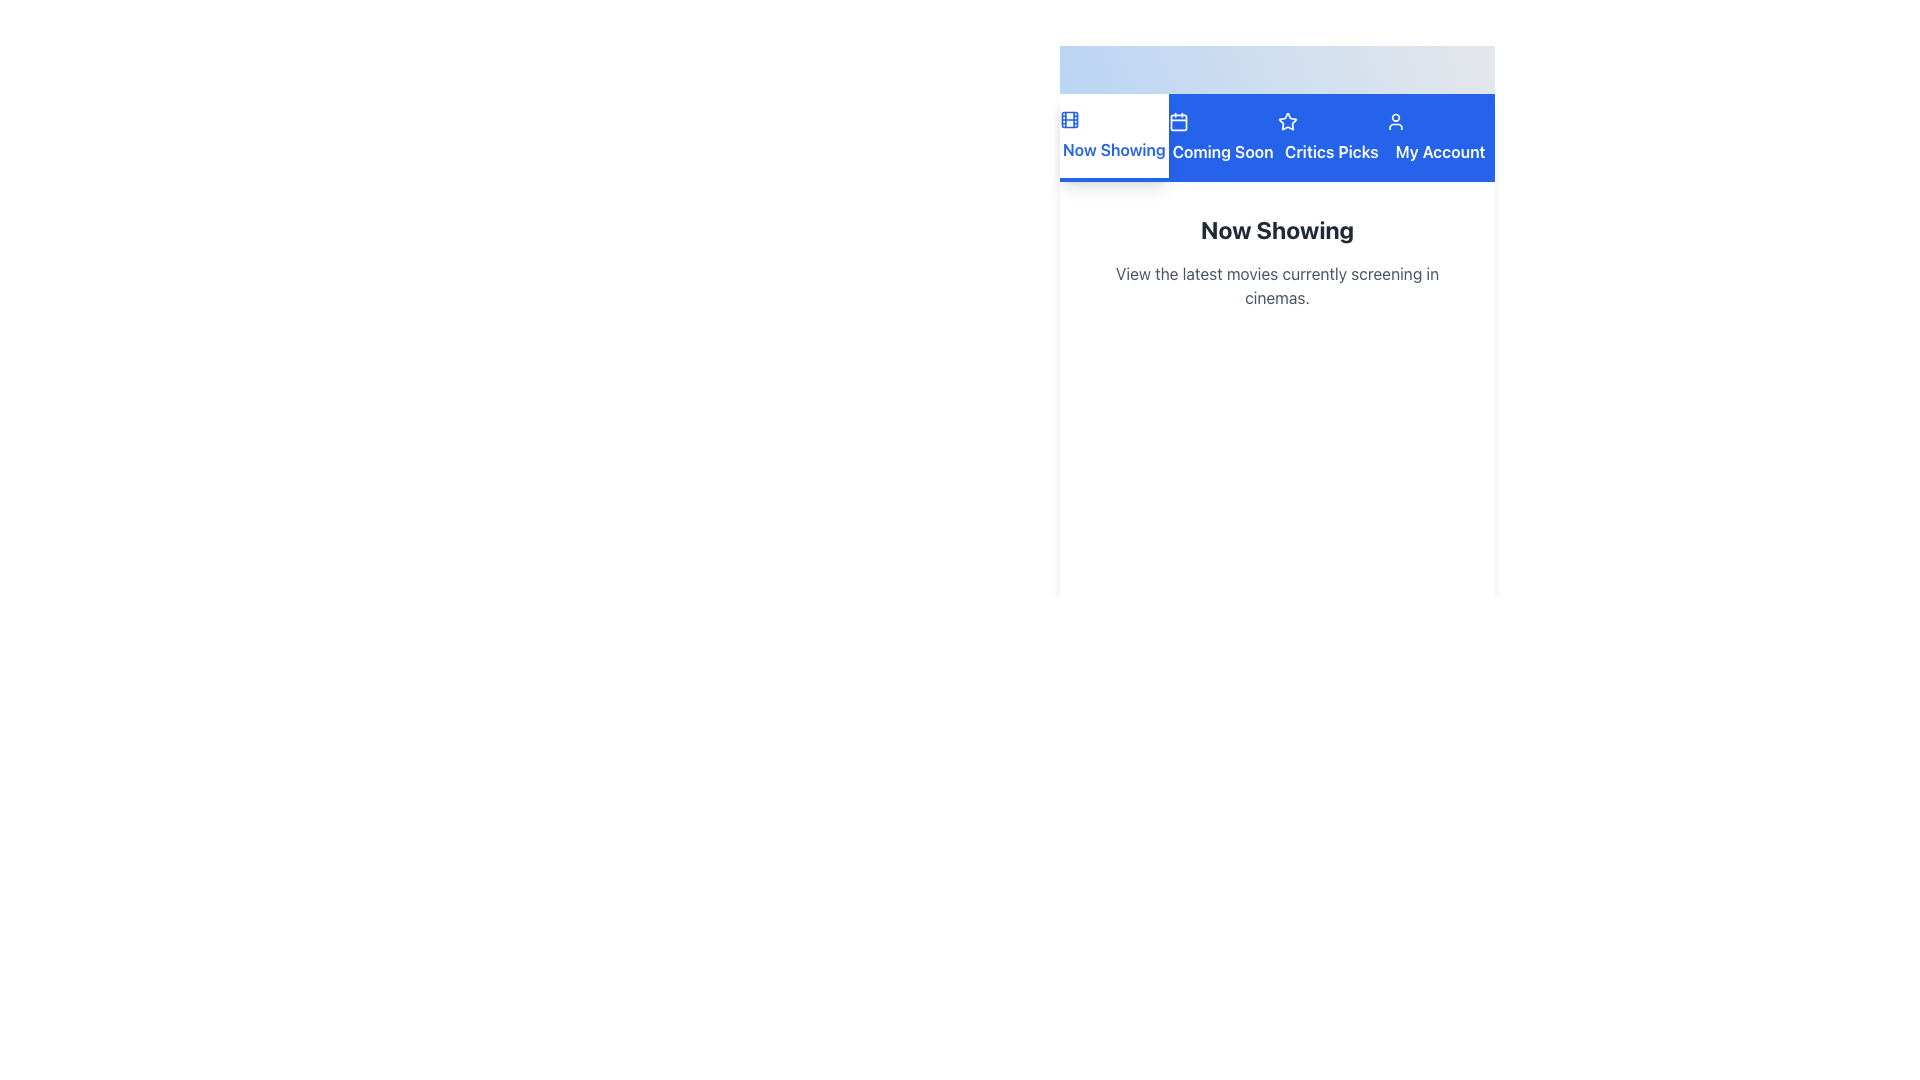  What do you see at coordinates (1287, 121) in the screenshot?
I see `the blue star icon located` at bounding box center [1287, 121].